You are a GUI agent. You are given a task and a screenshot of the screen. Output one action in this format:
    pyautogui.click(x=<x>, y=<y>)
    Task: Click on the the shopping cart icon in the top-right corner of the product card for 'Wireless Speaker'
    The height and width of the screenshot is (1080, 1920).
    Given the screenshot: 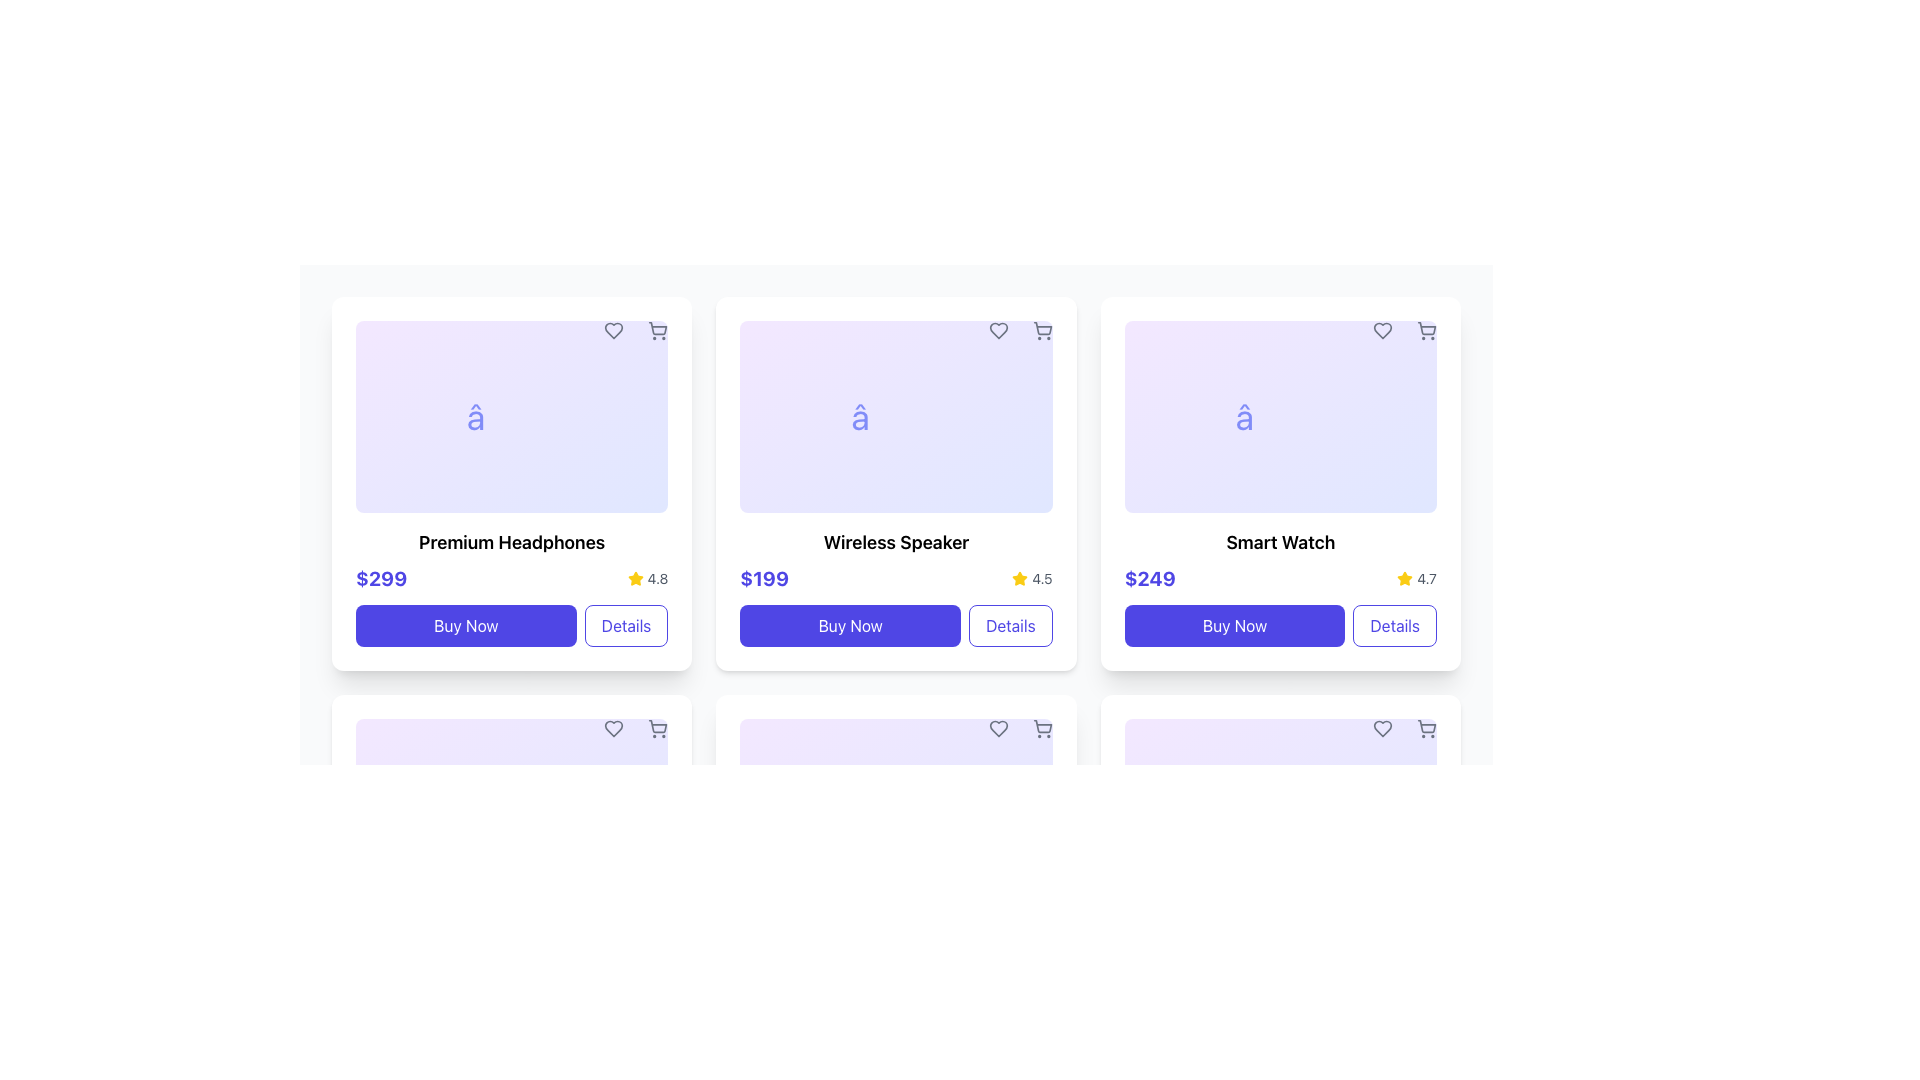 What is the action you would take?
    pyautogui.click(x=1041, y=330)
    